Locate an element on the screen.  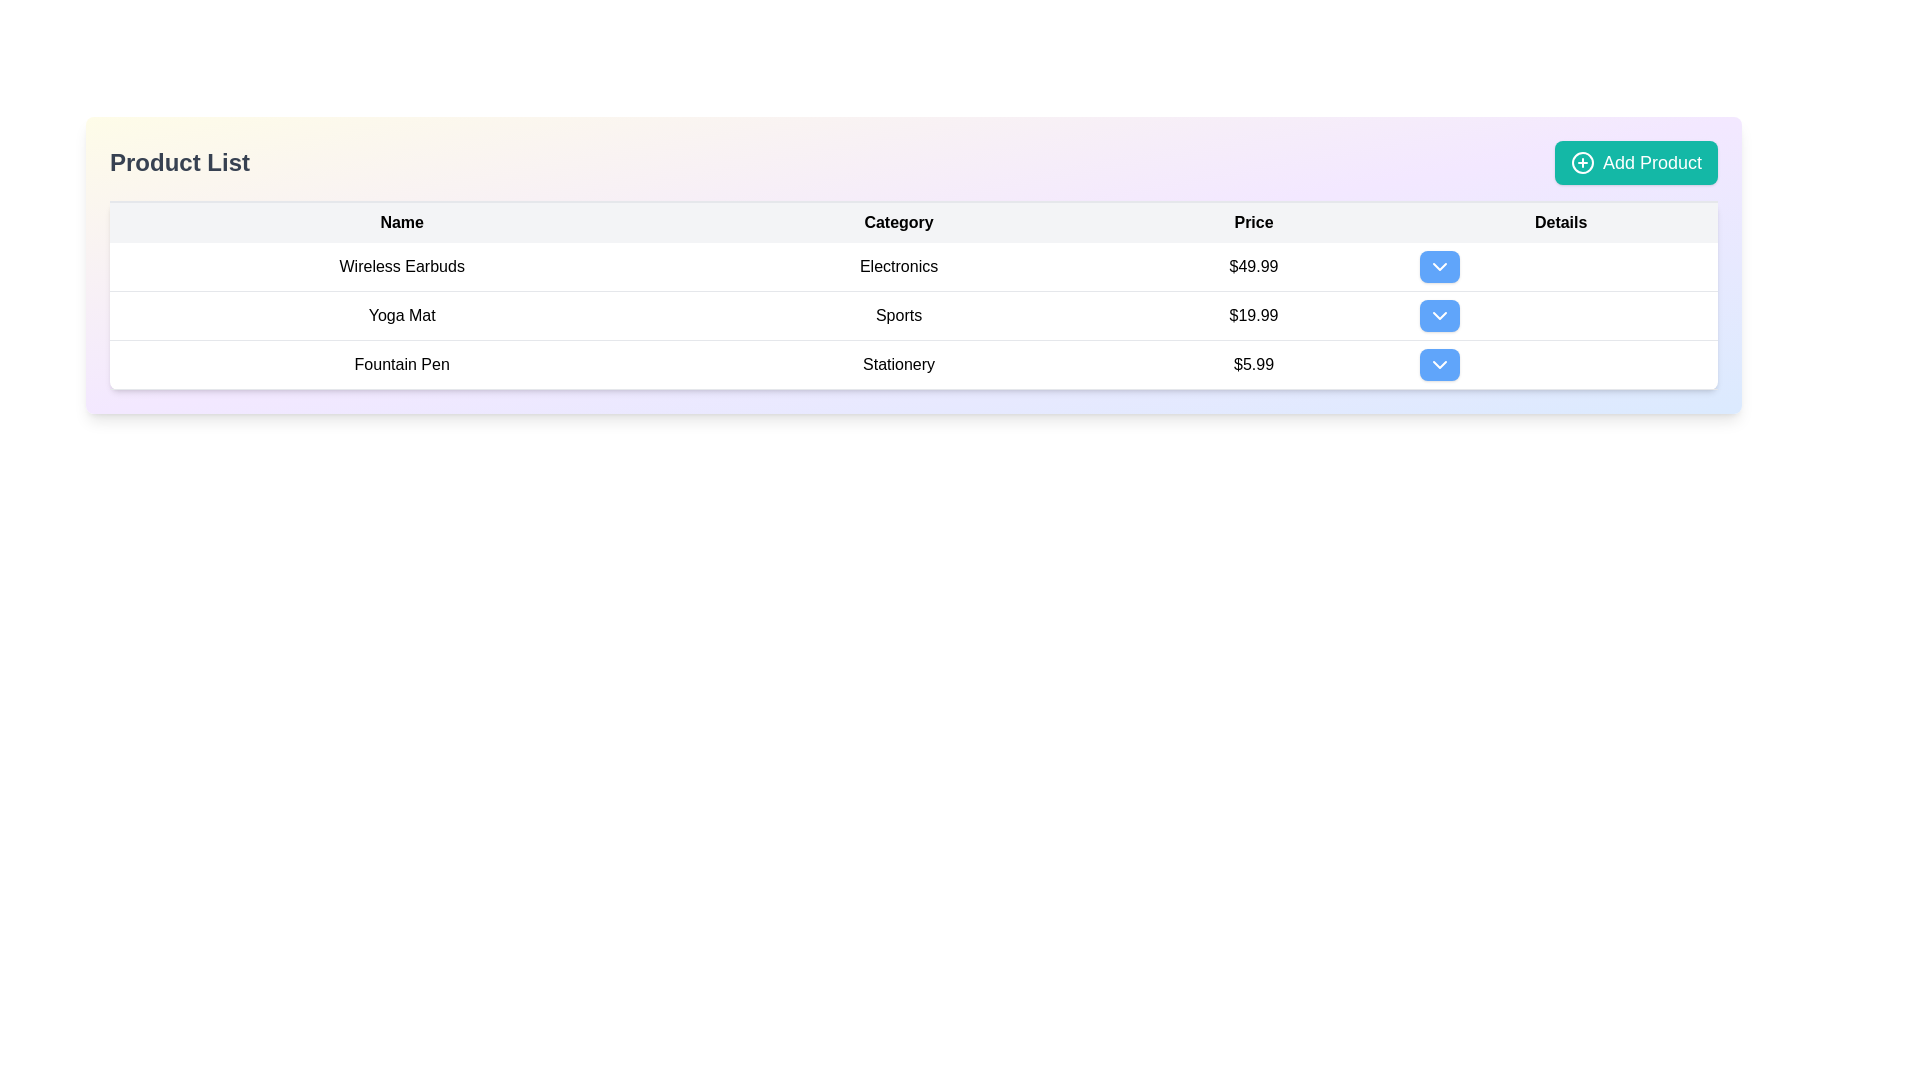
the blue downward-pointing chevron icon in the 'Details' column of the table is located at coordinates (1440, 265).